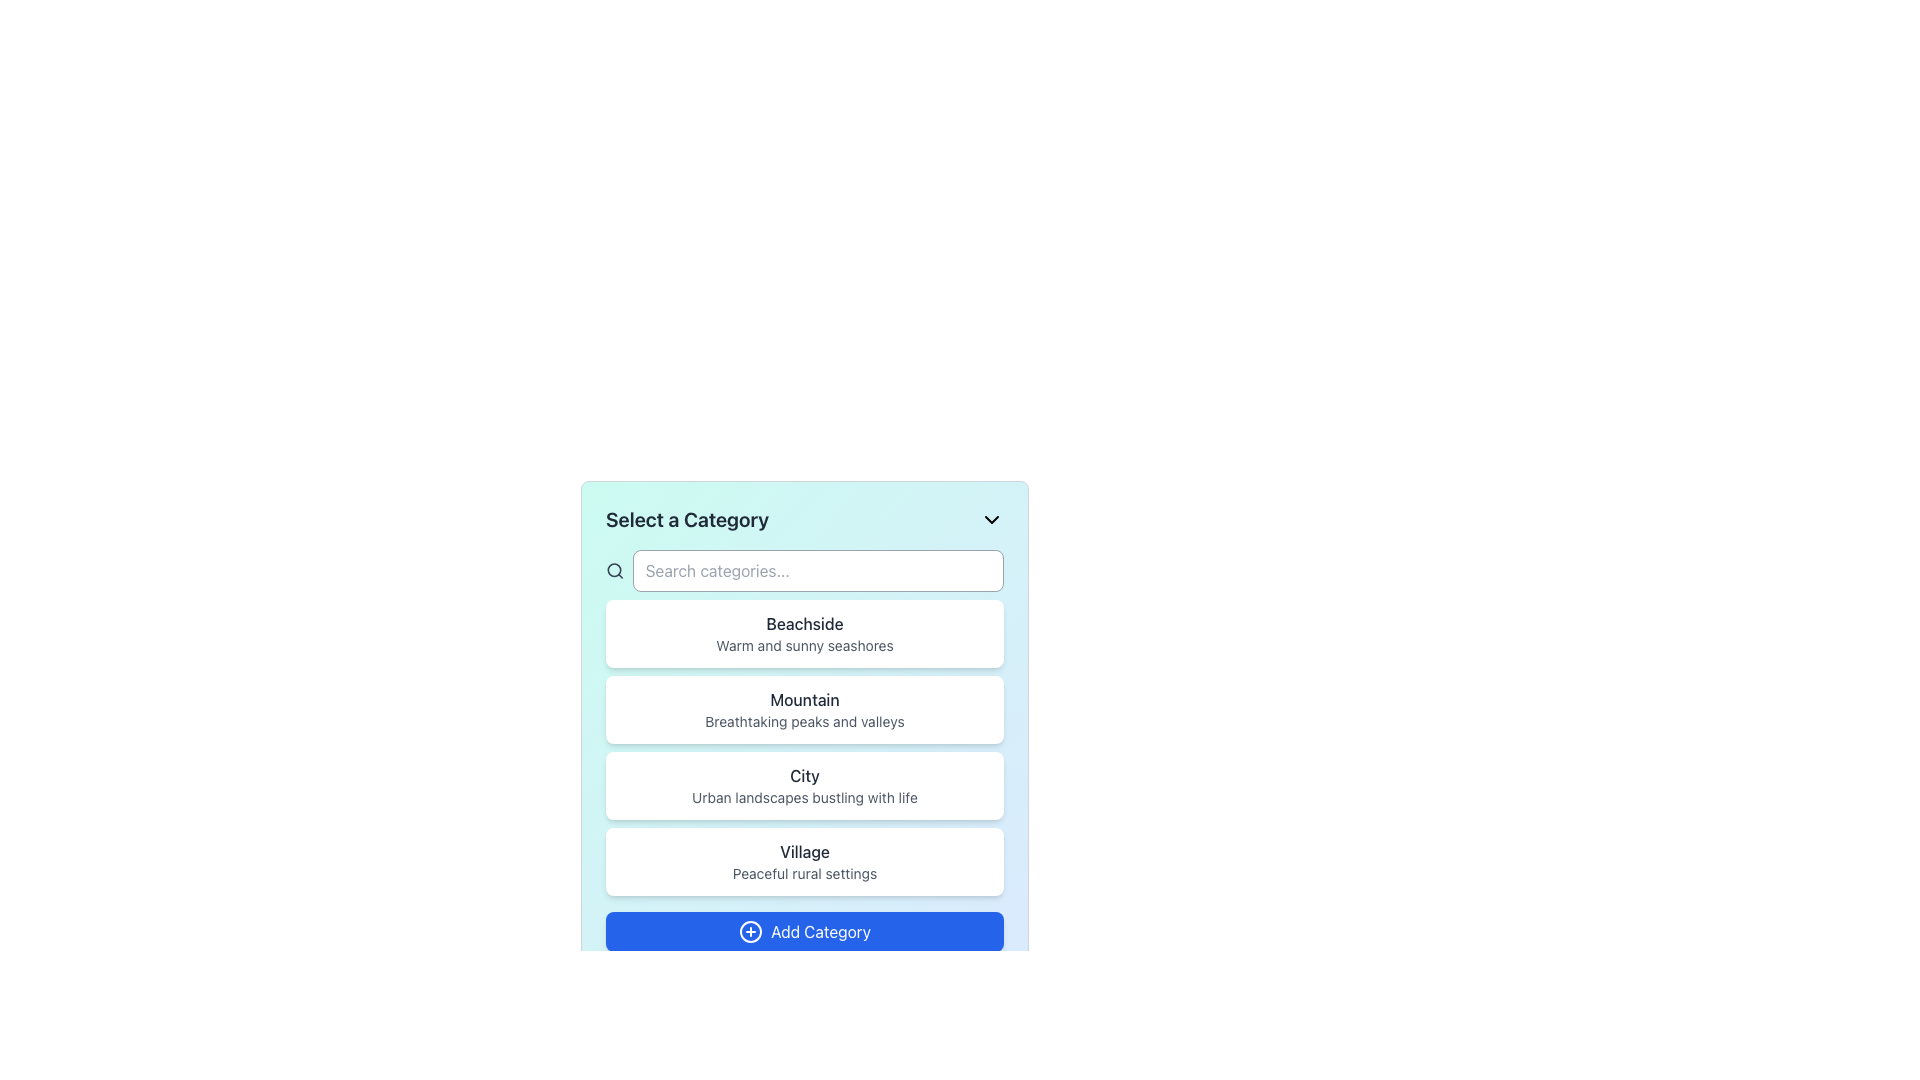 The width and height of the screenshot is (1920, 1080). I want to click on the second selectable card element in the category selection section, which has a white background, rounded corners, and contains the text 'Mountain' and 'Breathtaking peaks and valleys', to apply visual changes, so click(805, 708).